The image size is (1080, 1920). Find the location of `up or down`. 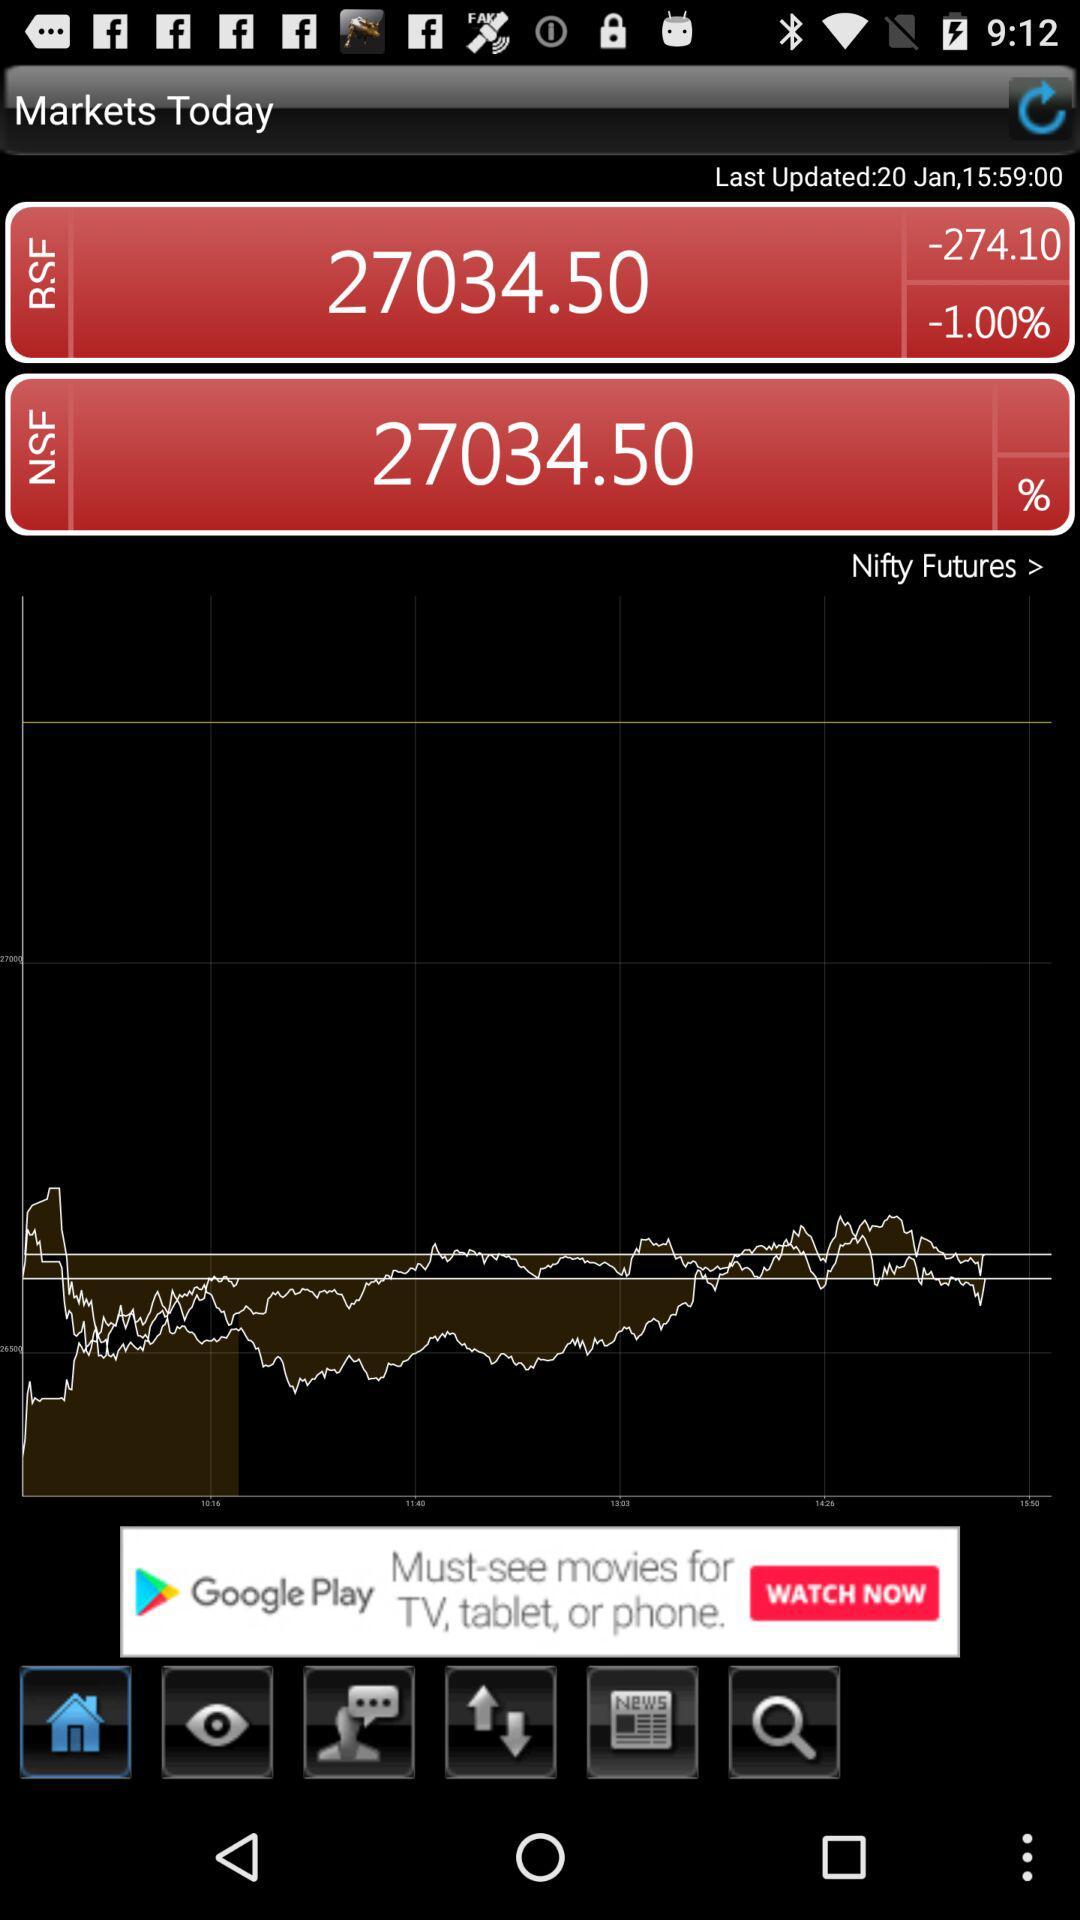

up or down is located at coordinates (500, 1727).